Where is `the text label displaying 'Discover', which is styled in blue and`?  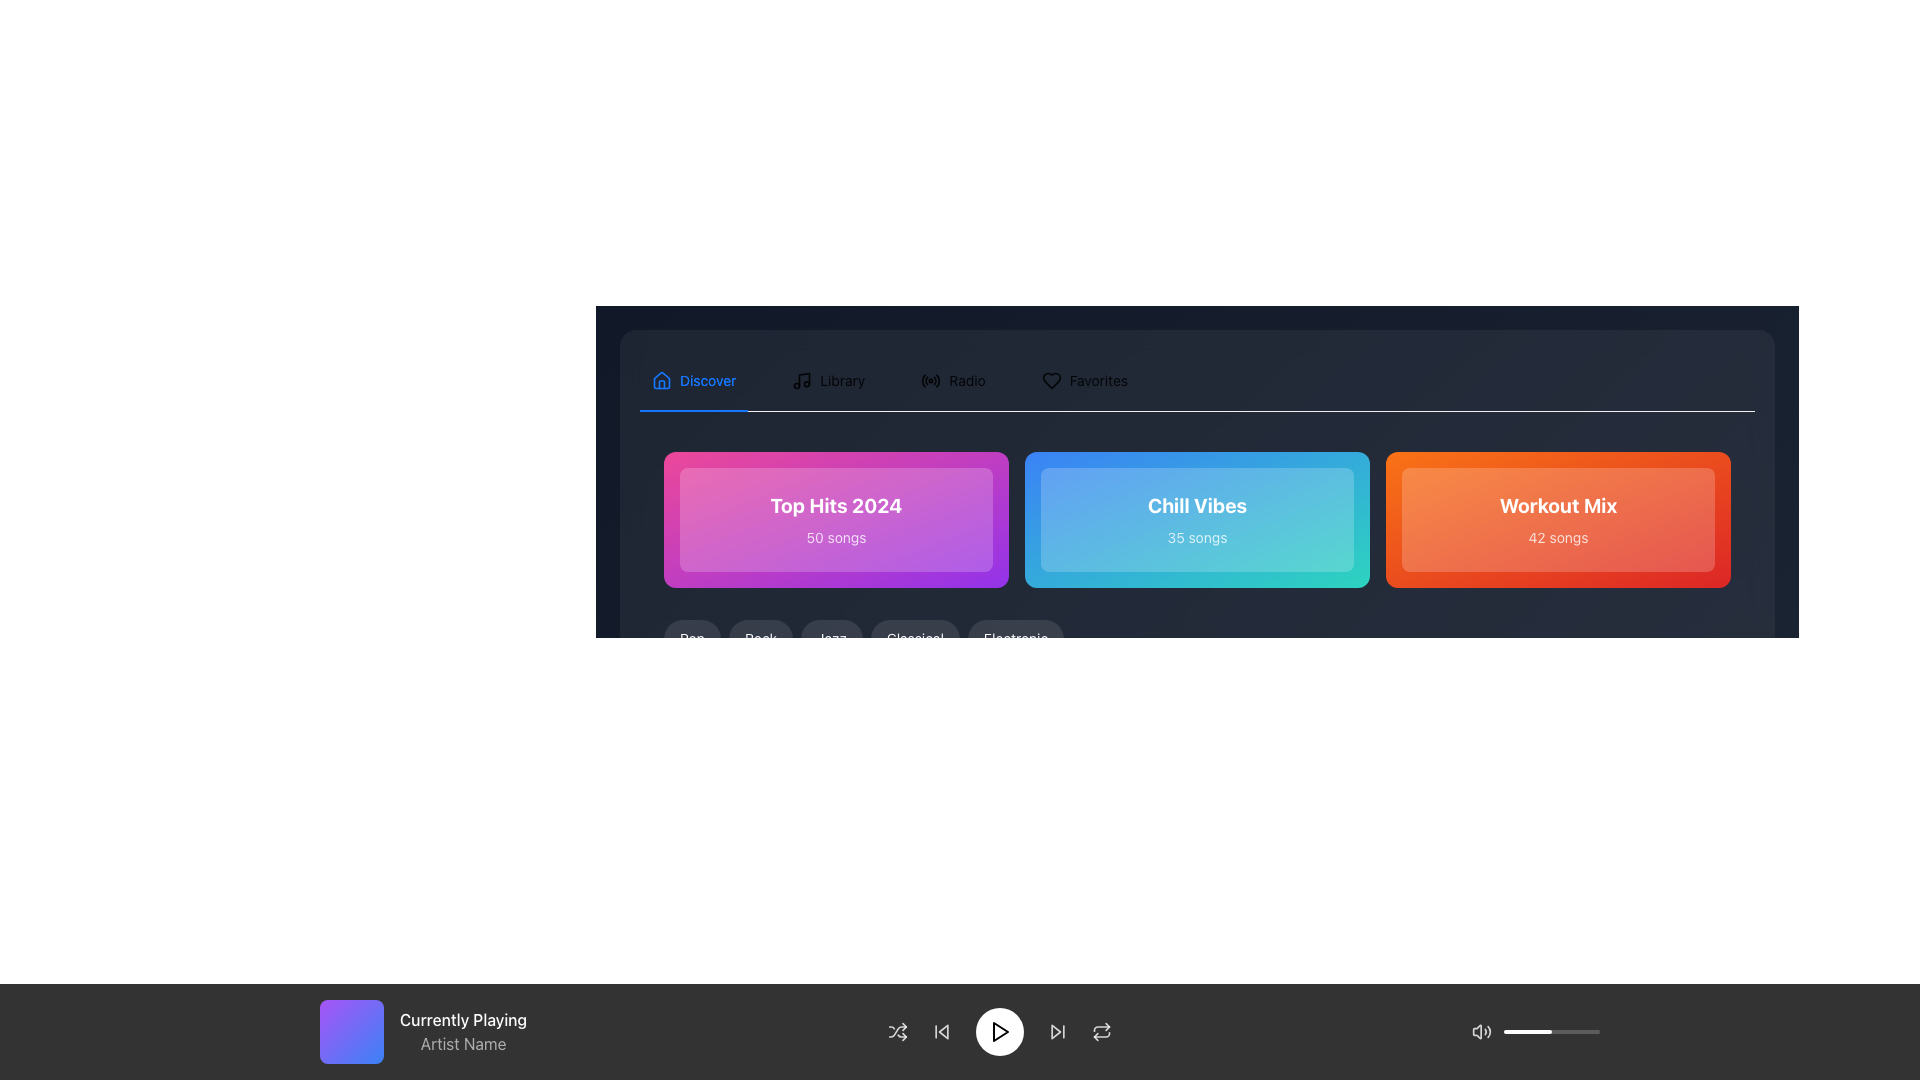
the text label displaying 'Discover', which is styled in blue and is located at coordinates (708, 381).